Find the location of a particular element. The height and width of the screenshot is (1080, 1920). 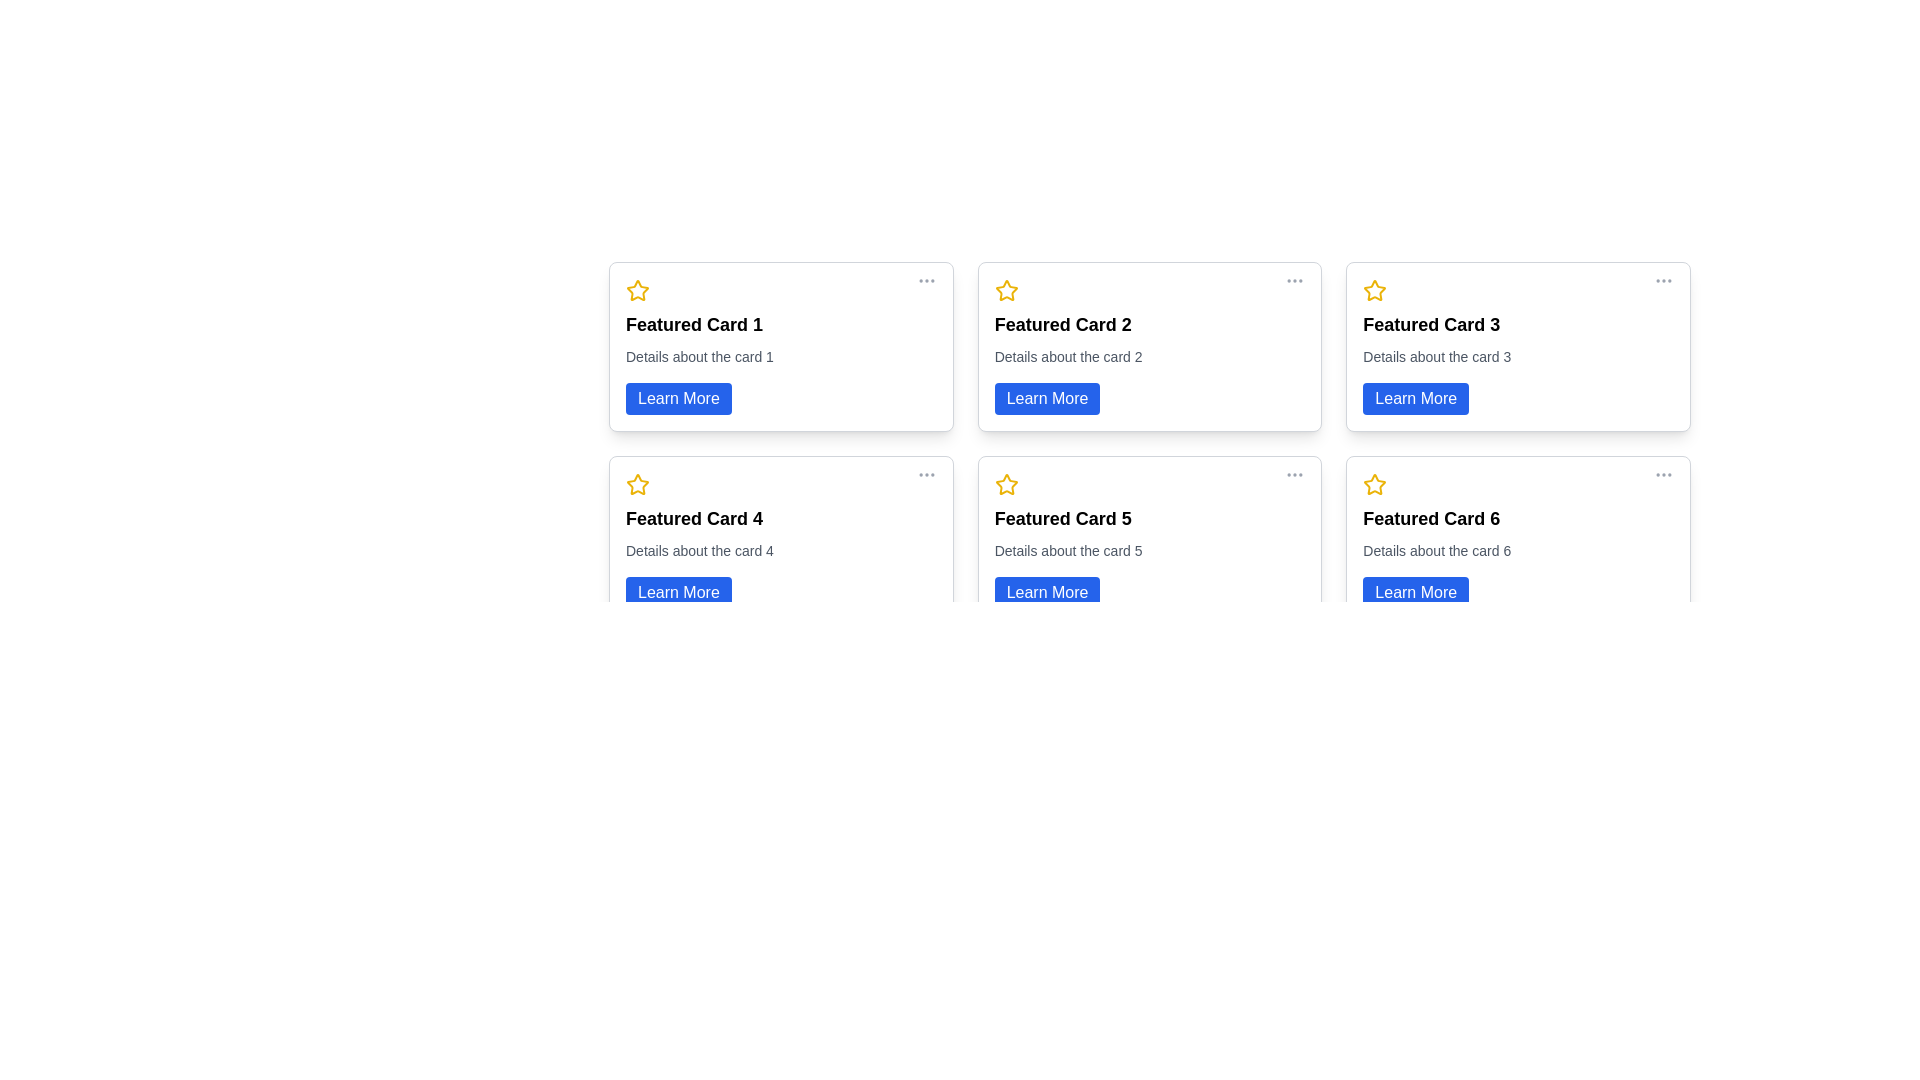

the button located at the bottom-left corner of 'Featured Card 4' to visualize the hover effect is located at coordinates (678, 592).